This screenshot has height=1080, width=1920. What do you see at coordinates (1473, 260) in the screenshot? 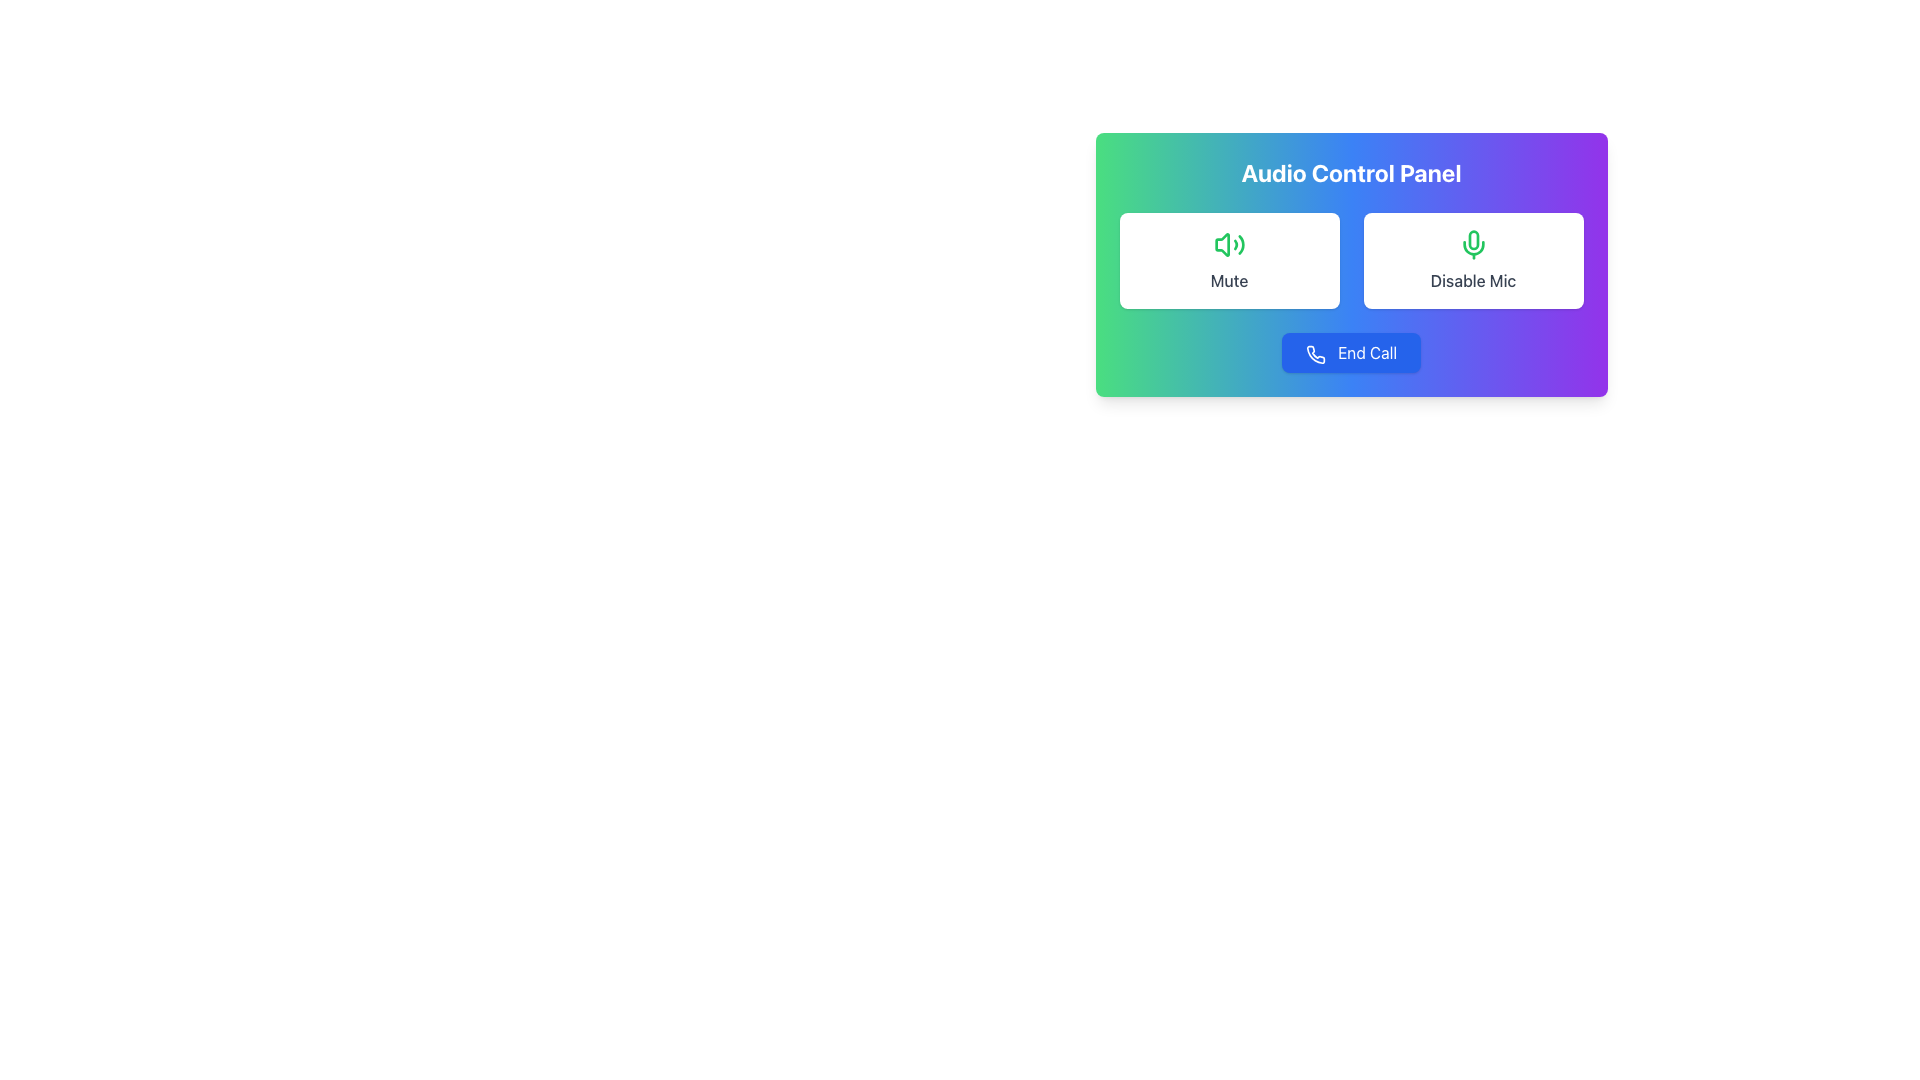
I see `the rectangular button with rounded corners labeled 'Disable Mic' that features a green microphone icon` at bounding box center [1473, 260].